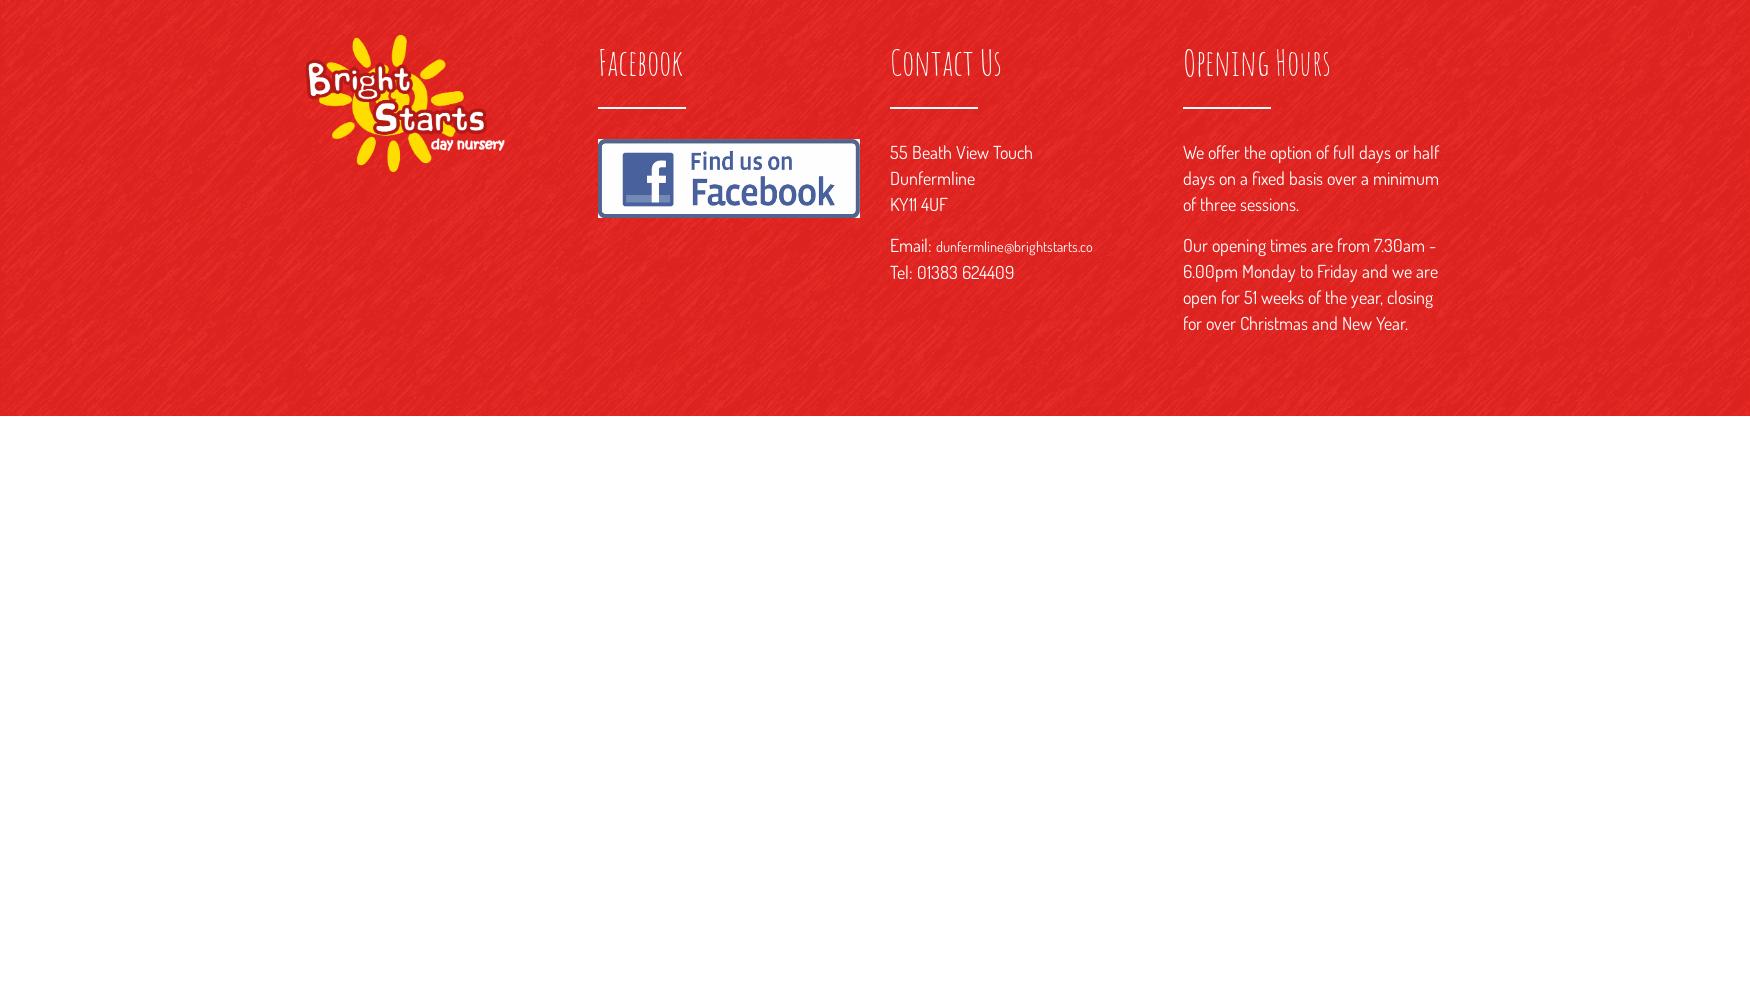 The height and width of the screenshot is (1000, 1750). What do you see at coordinates (1013, 245) in the screenshot?
I see `'dunfermline@brightstarts.co'` at bounding box center [1013, 245].